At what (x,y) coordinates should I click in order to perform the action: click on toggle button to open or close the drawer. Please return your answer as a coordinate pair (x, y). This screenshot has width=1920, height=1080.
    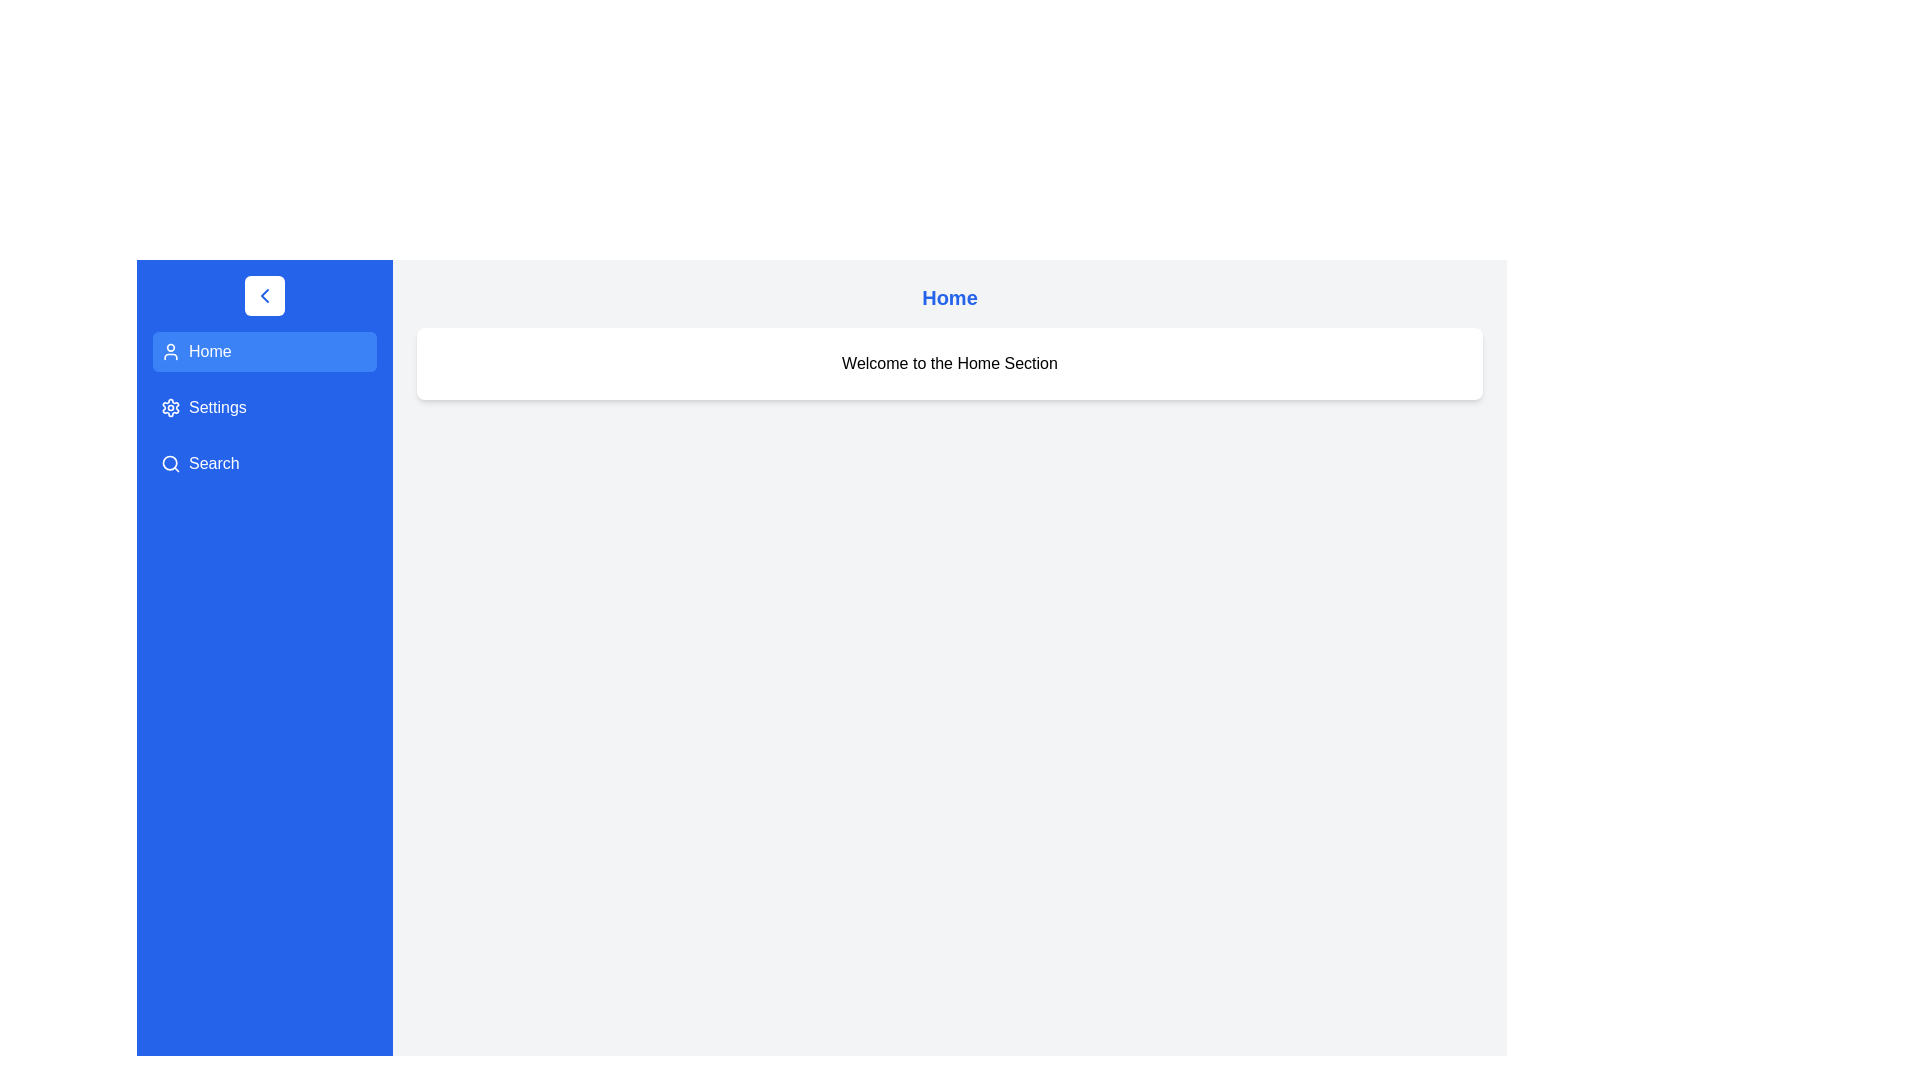
    Looking at the image, I should click on (263, 296).